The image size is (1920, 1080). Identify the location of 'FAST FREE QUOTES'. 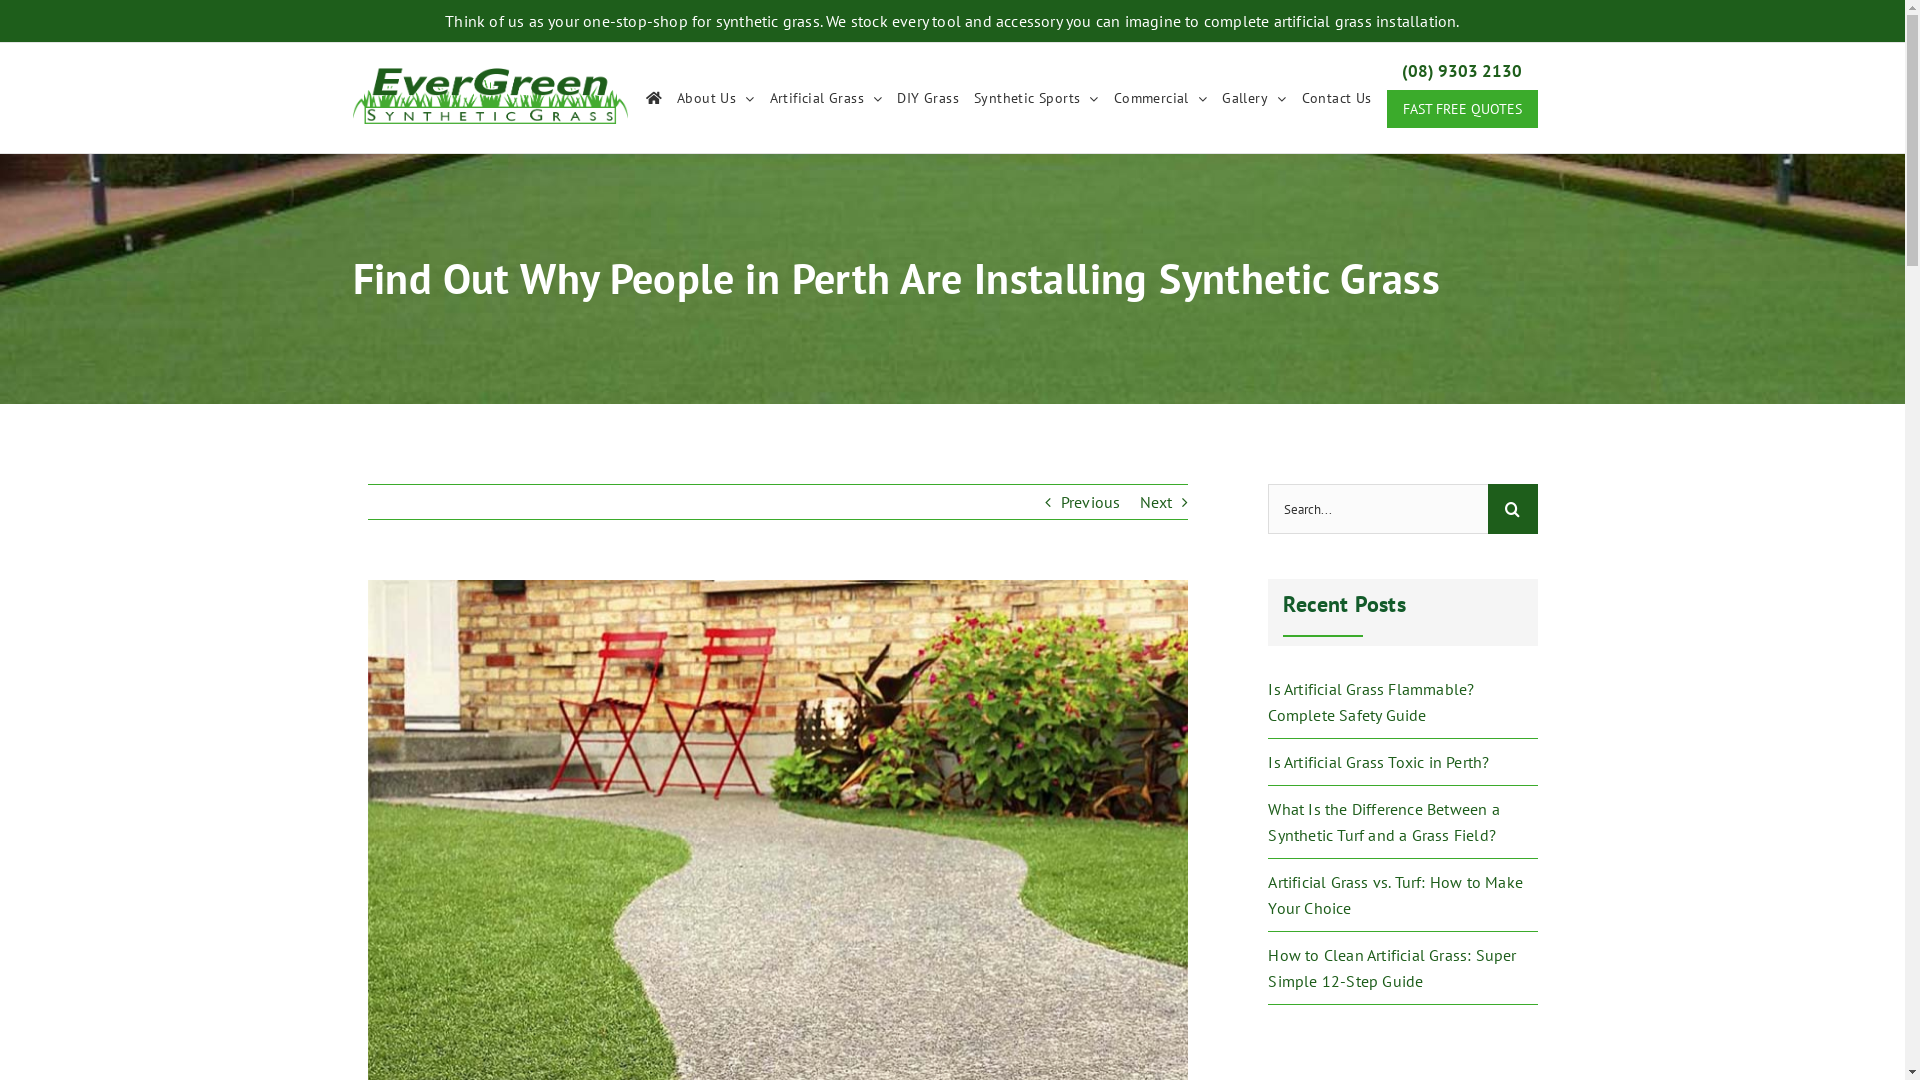
(1461, 108).